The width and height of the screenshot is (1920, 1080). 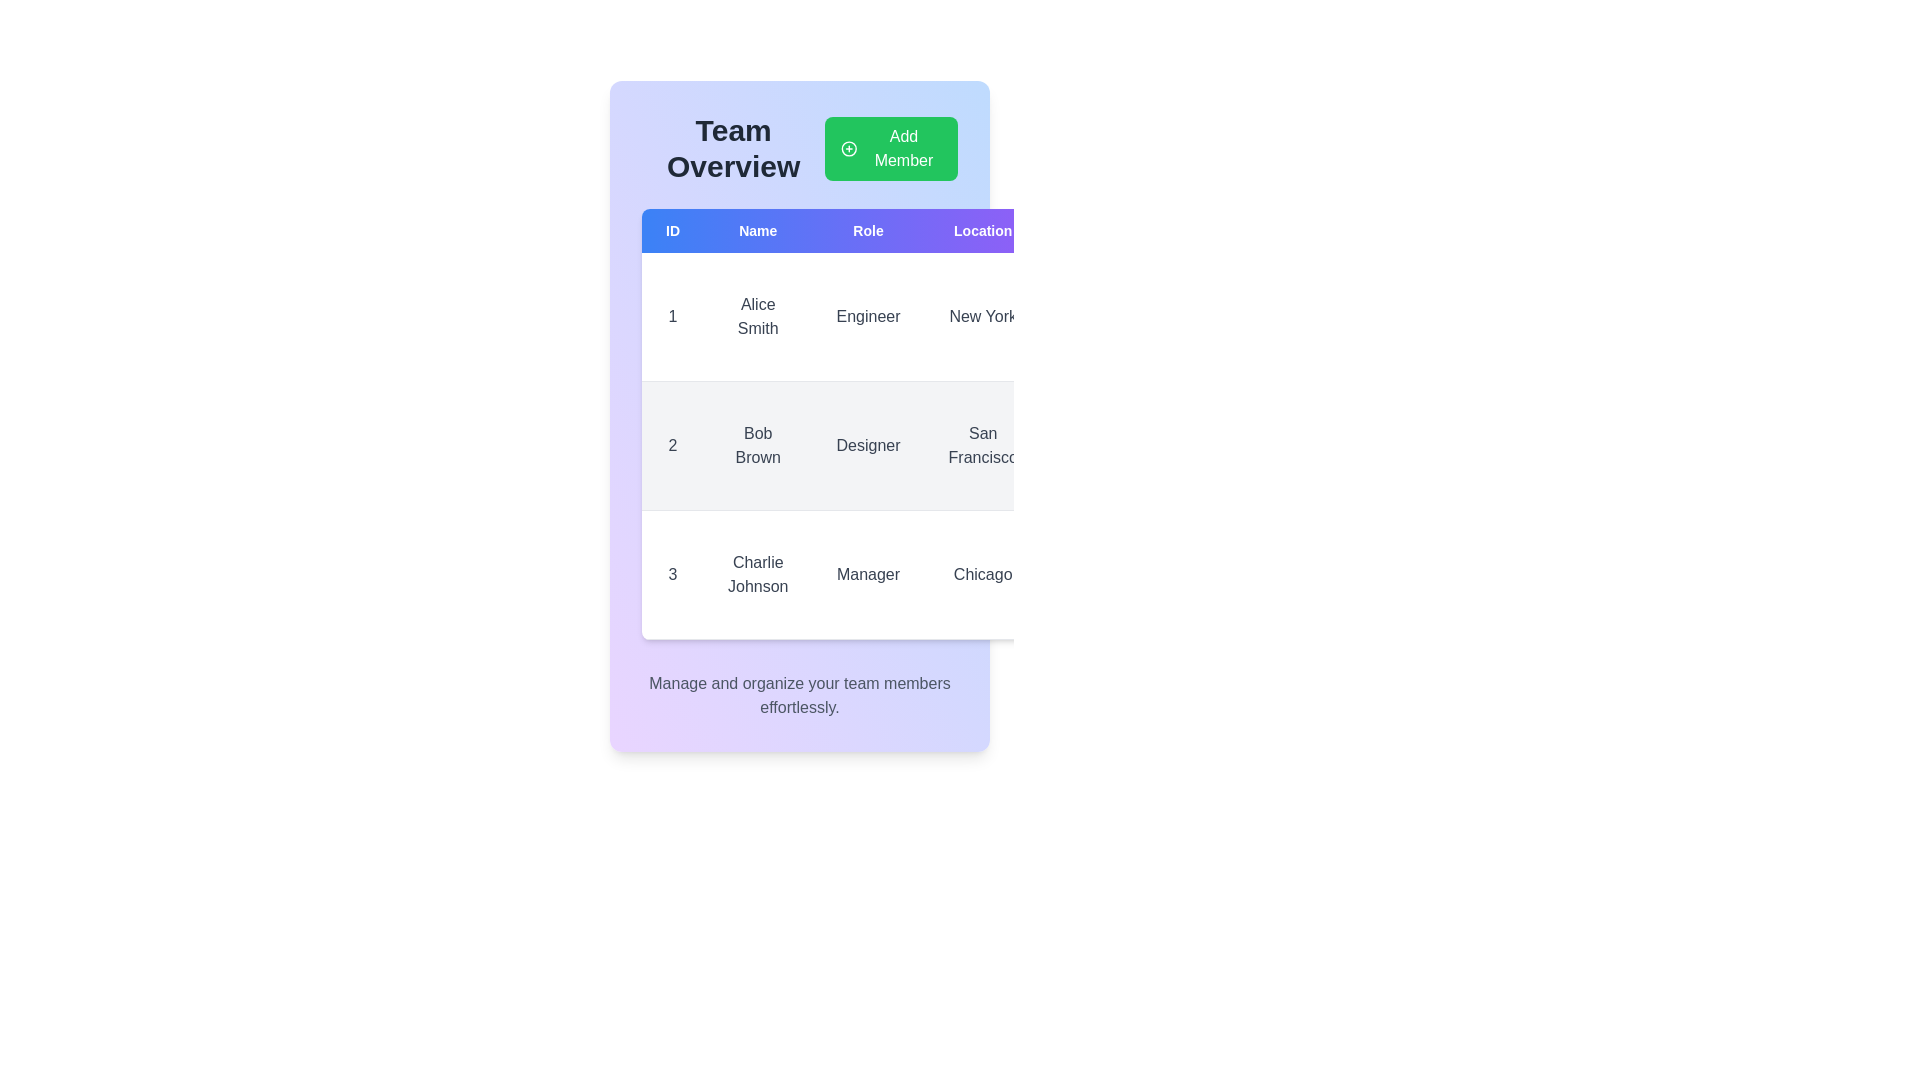 I want to click on the Text Display element that contains the text 'Charlie Johnson', located in the third row of a table under the 'Name' column, so click(x=757, y=574).